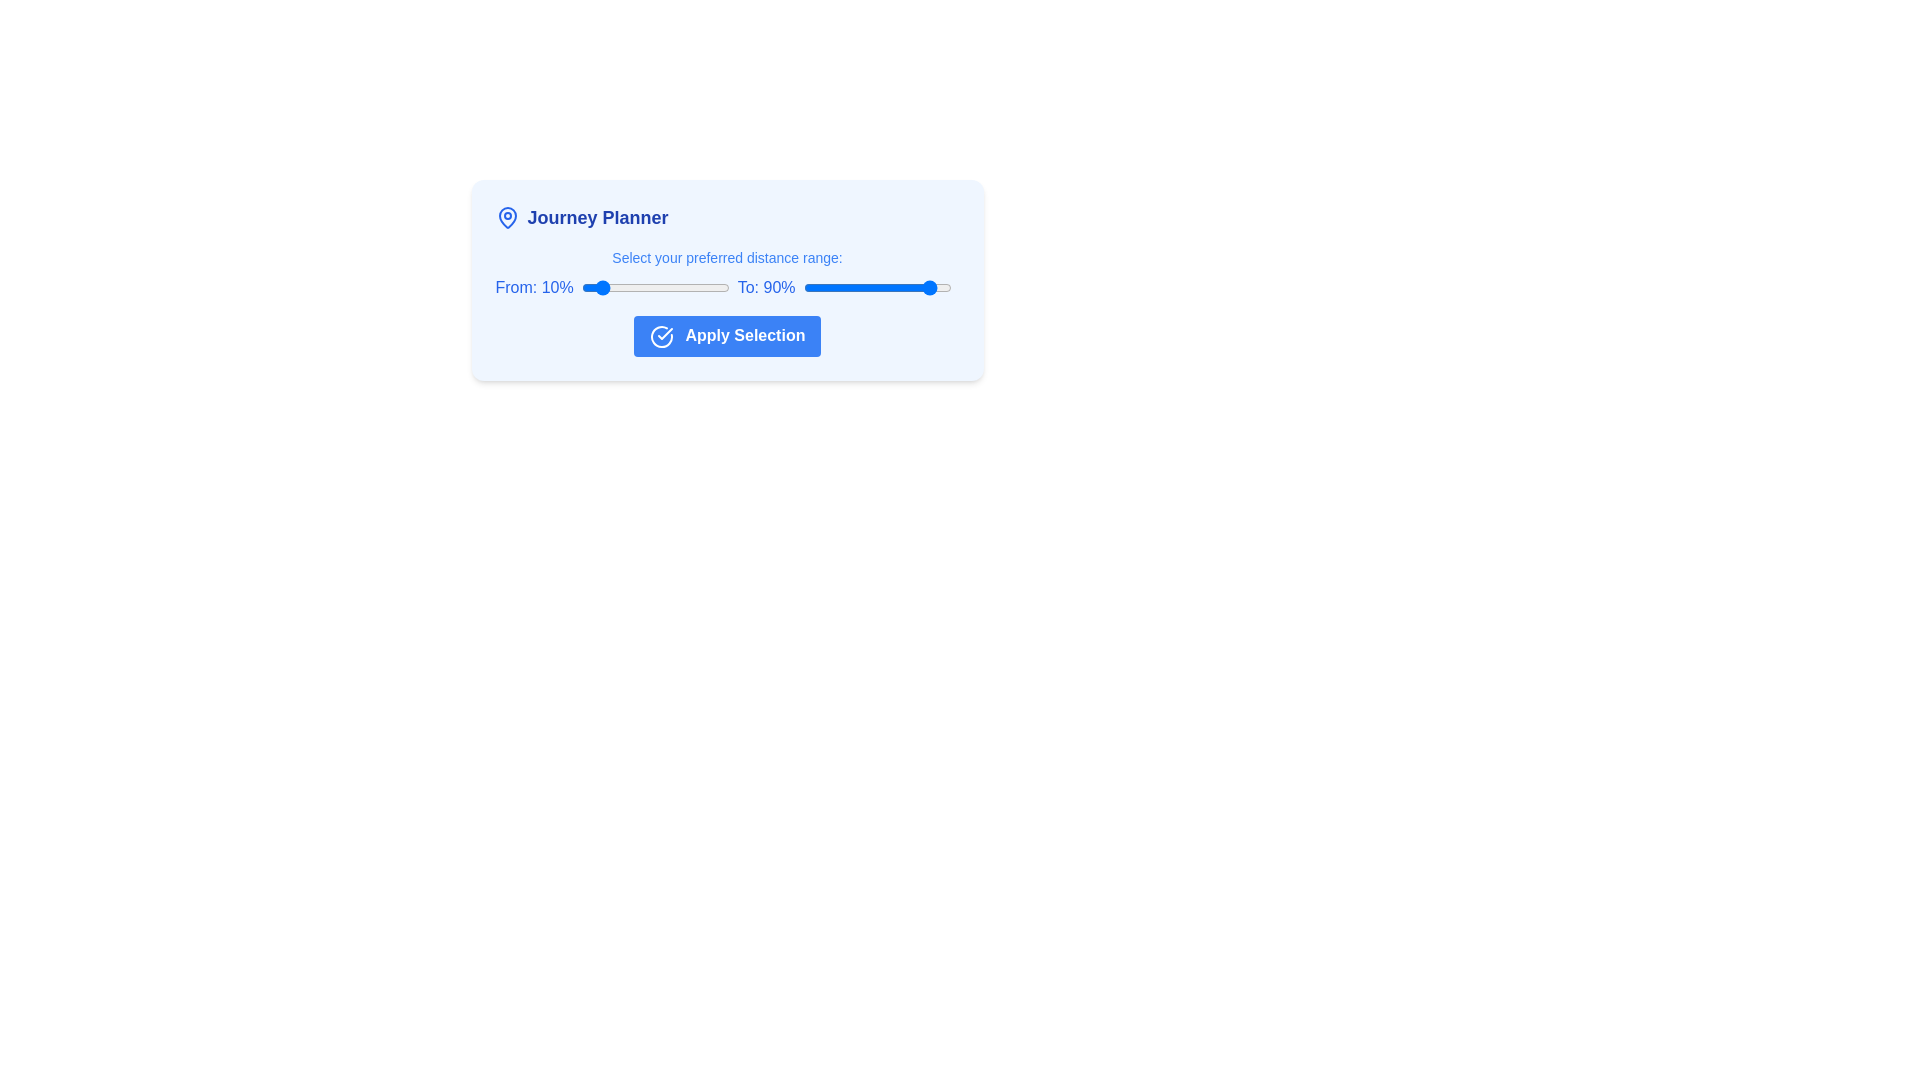 Image resolution: width=1920 pixels, height=1080 pixels. Describe the element at coordinates (597, 218) in the screenshot. I see `the text label identifying the journey planning section, which is located immediately to the right of a blue circular pin icon` at that location.